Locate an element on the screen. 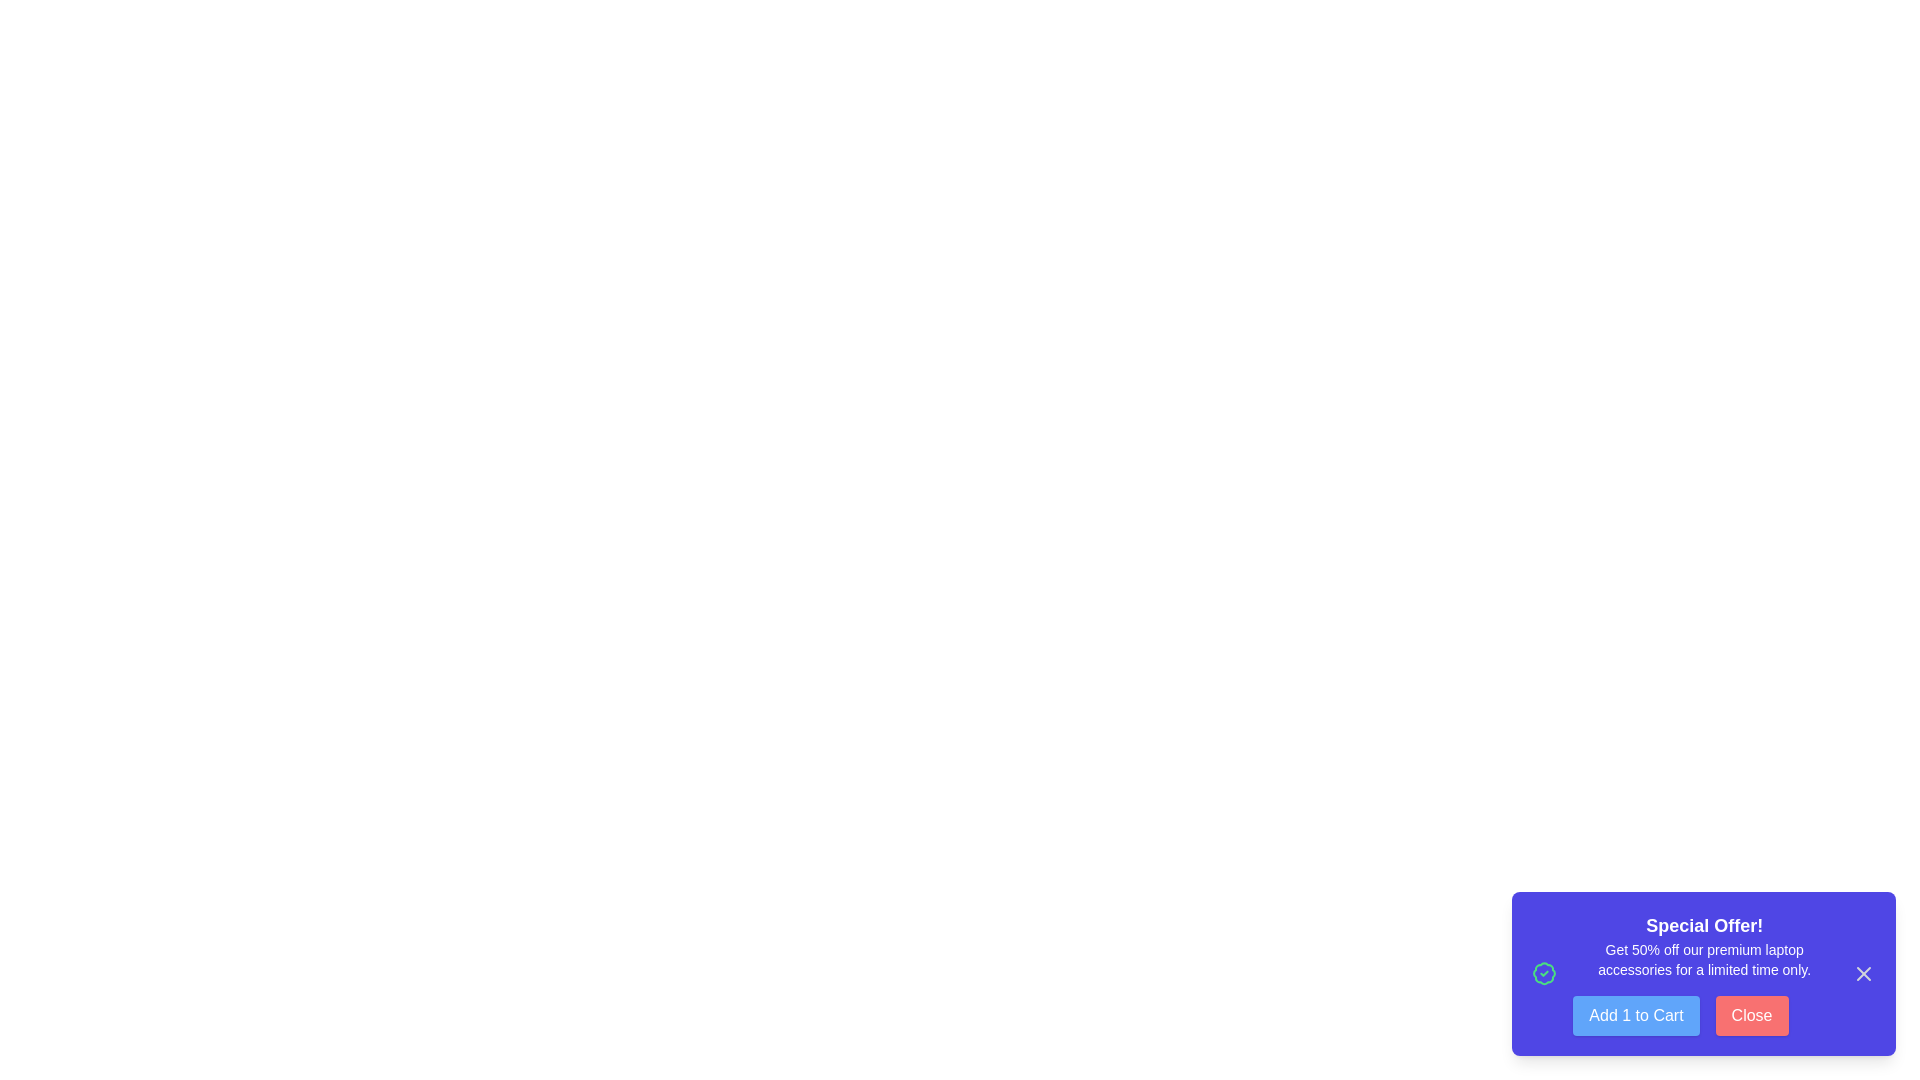  the 'Close' button to hide the snackbar is located at coordinates (1751, 1015).